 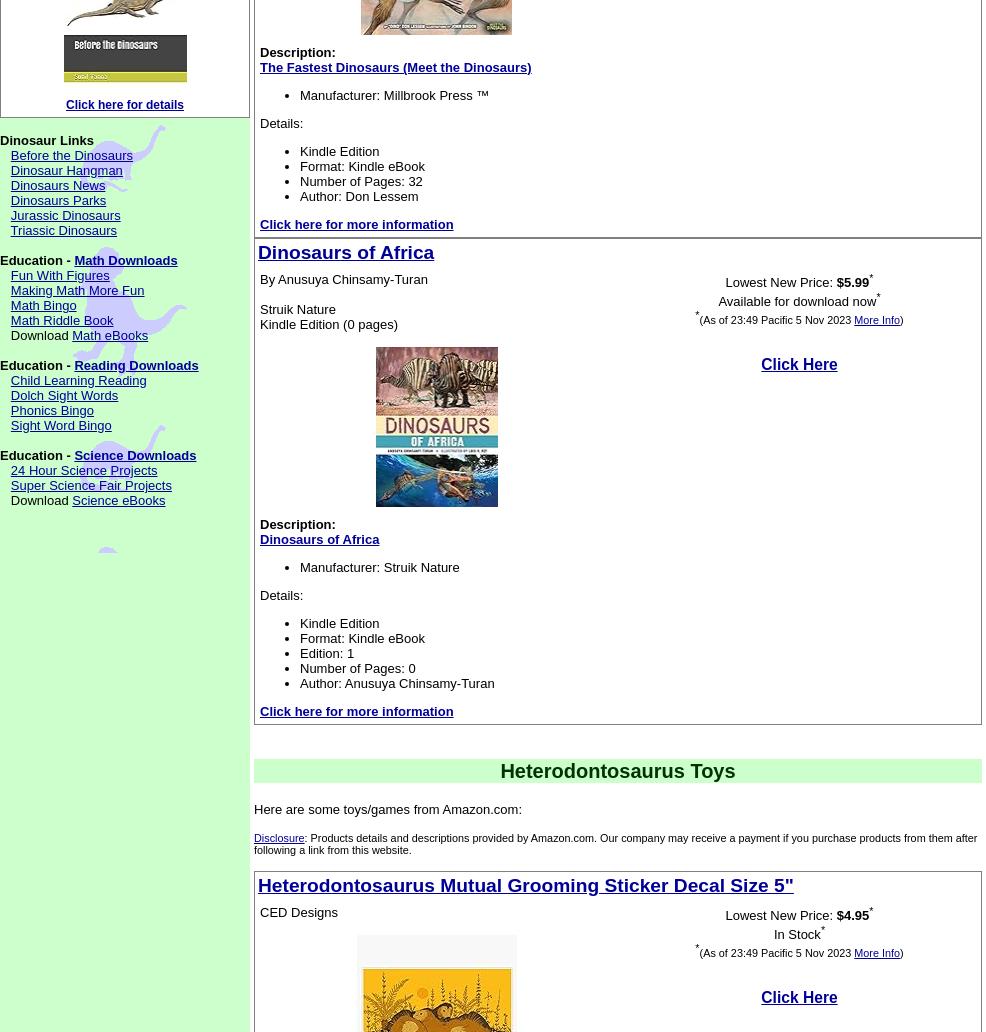 I want to click on 'Struik Nature', so click(x=297, y=309).